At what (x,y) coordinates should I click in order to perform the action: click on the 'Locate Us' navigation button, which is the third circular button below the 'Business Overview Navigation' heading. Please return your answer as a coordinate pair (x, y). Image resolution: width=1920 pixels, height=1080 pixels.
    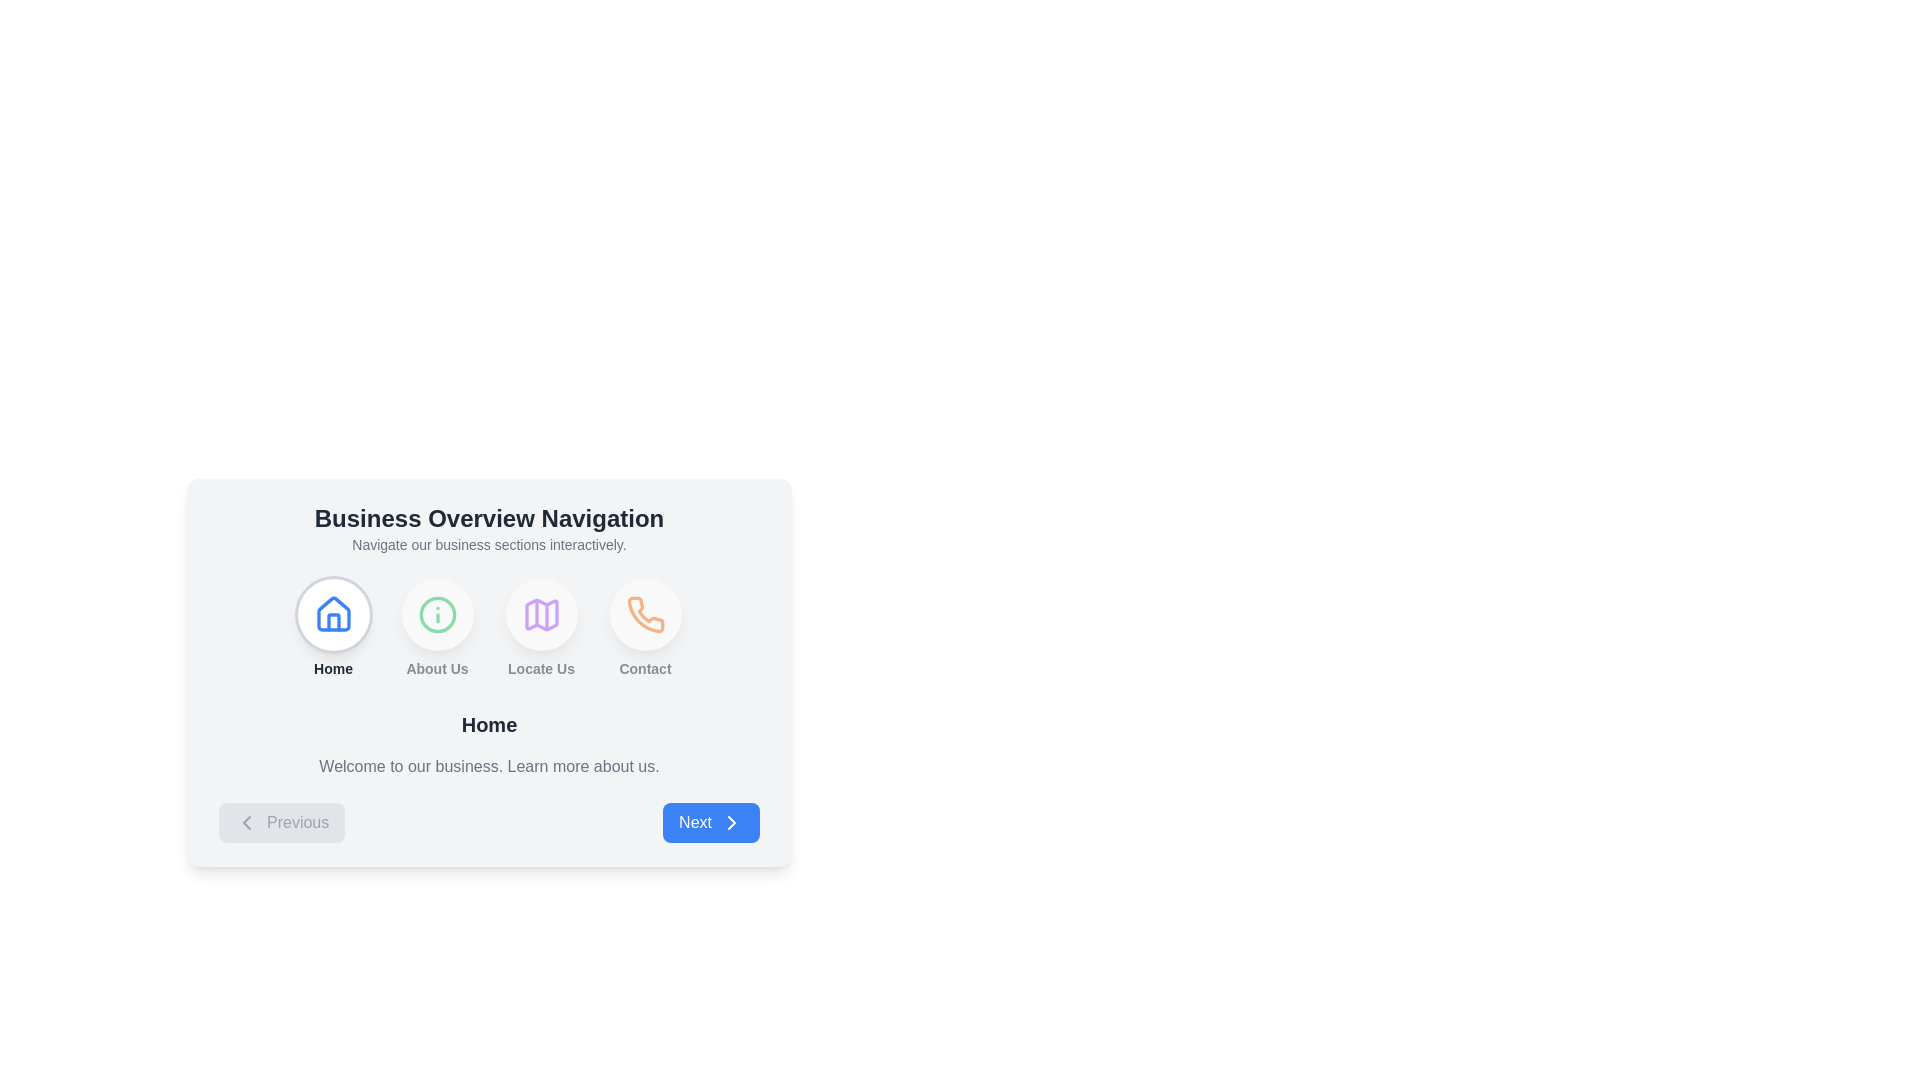
    Looking at the image, I should click on (541, 613).